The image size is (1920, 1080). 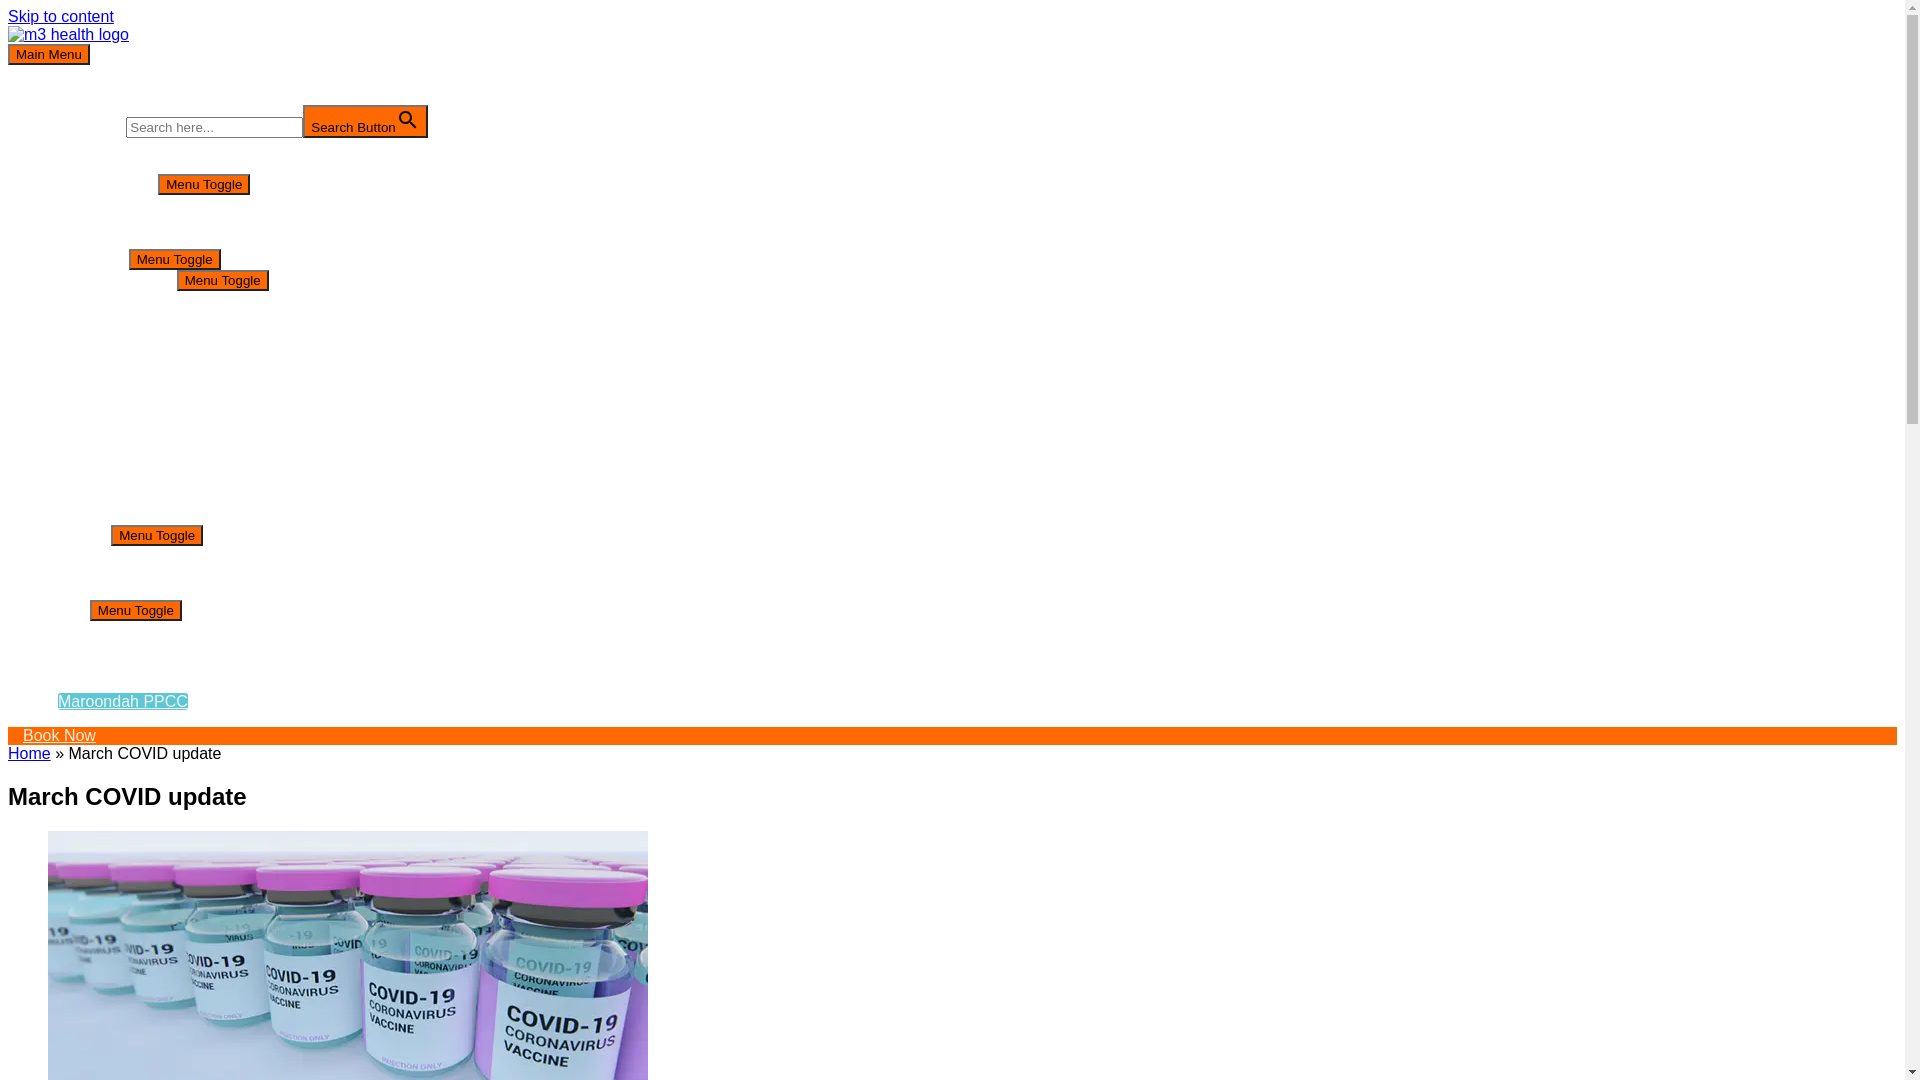 What do you see at coordinates (29, 753) in the screenshot?
I see `'Home'` at bounding box center [29, 753].